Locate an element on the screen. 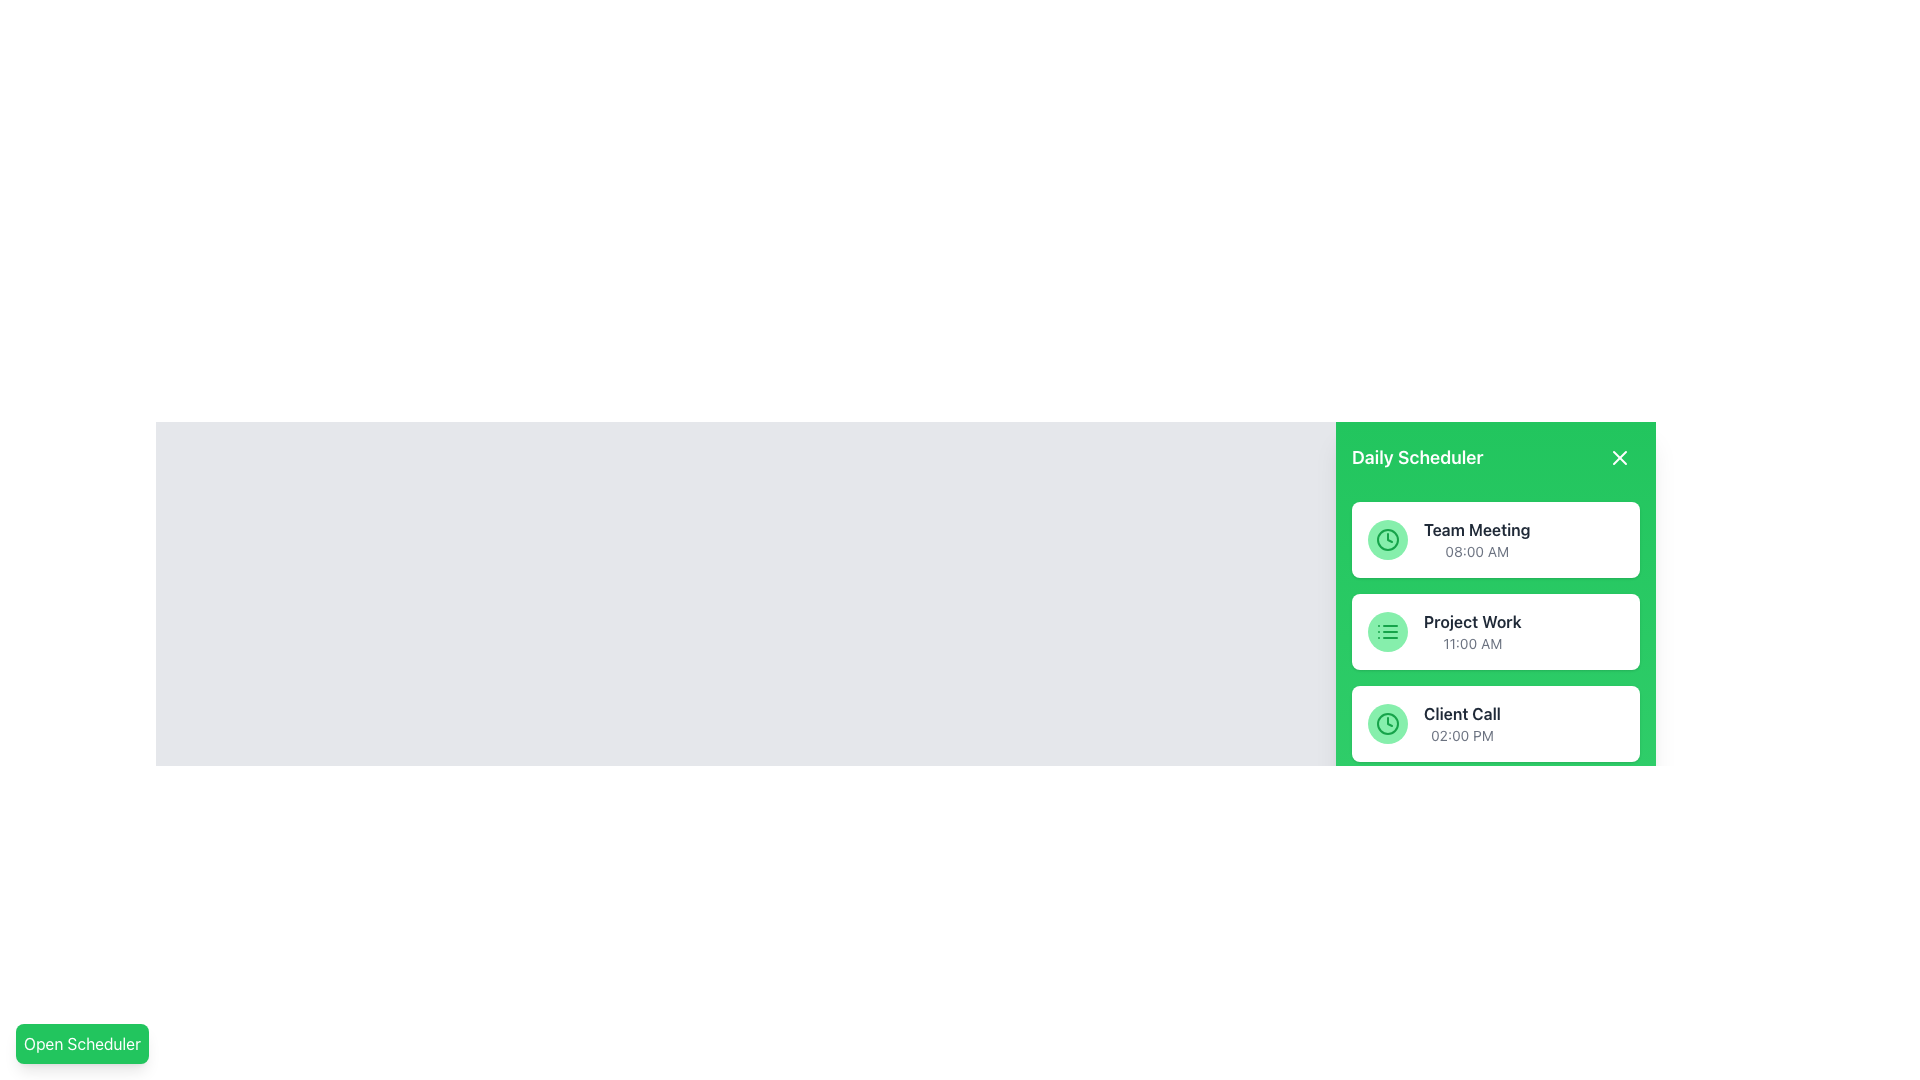  the second informational card in the Daily Scheduler panel, which displays 'Project Work' and the time '11:00 AM' is located at coordinates (1496, 632).